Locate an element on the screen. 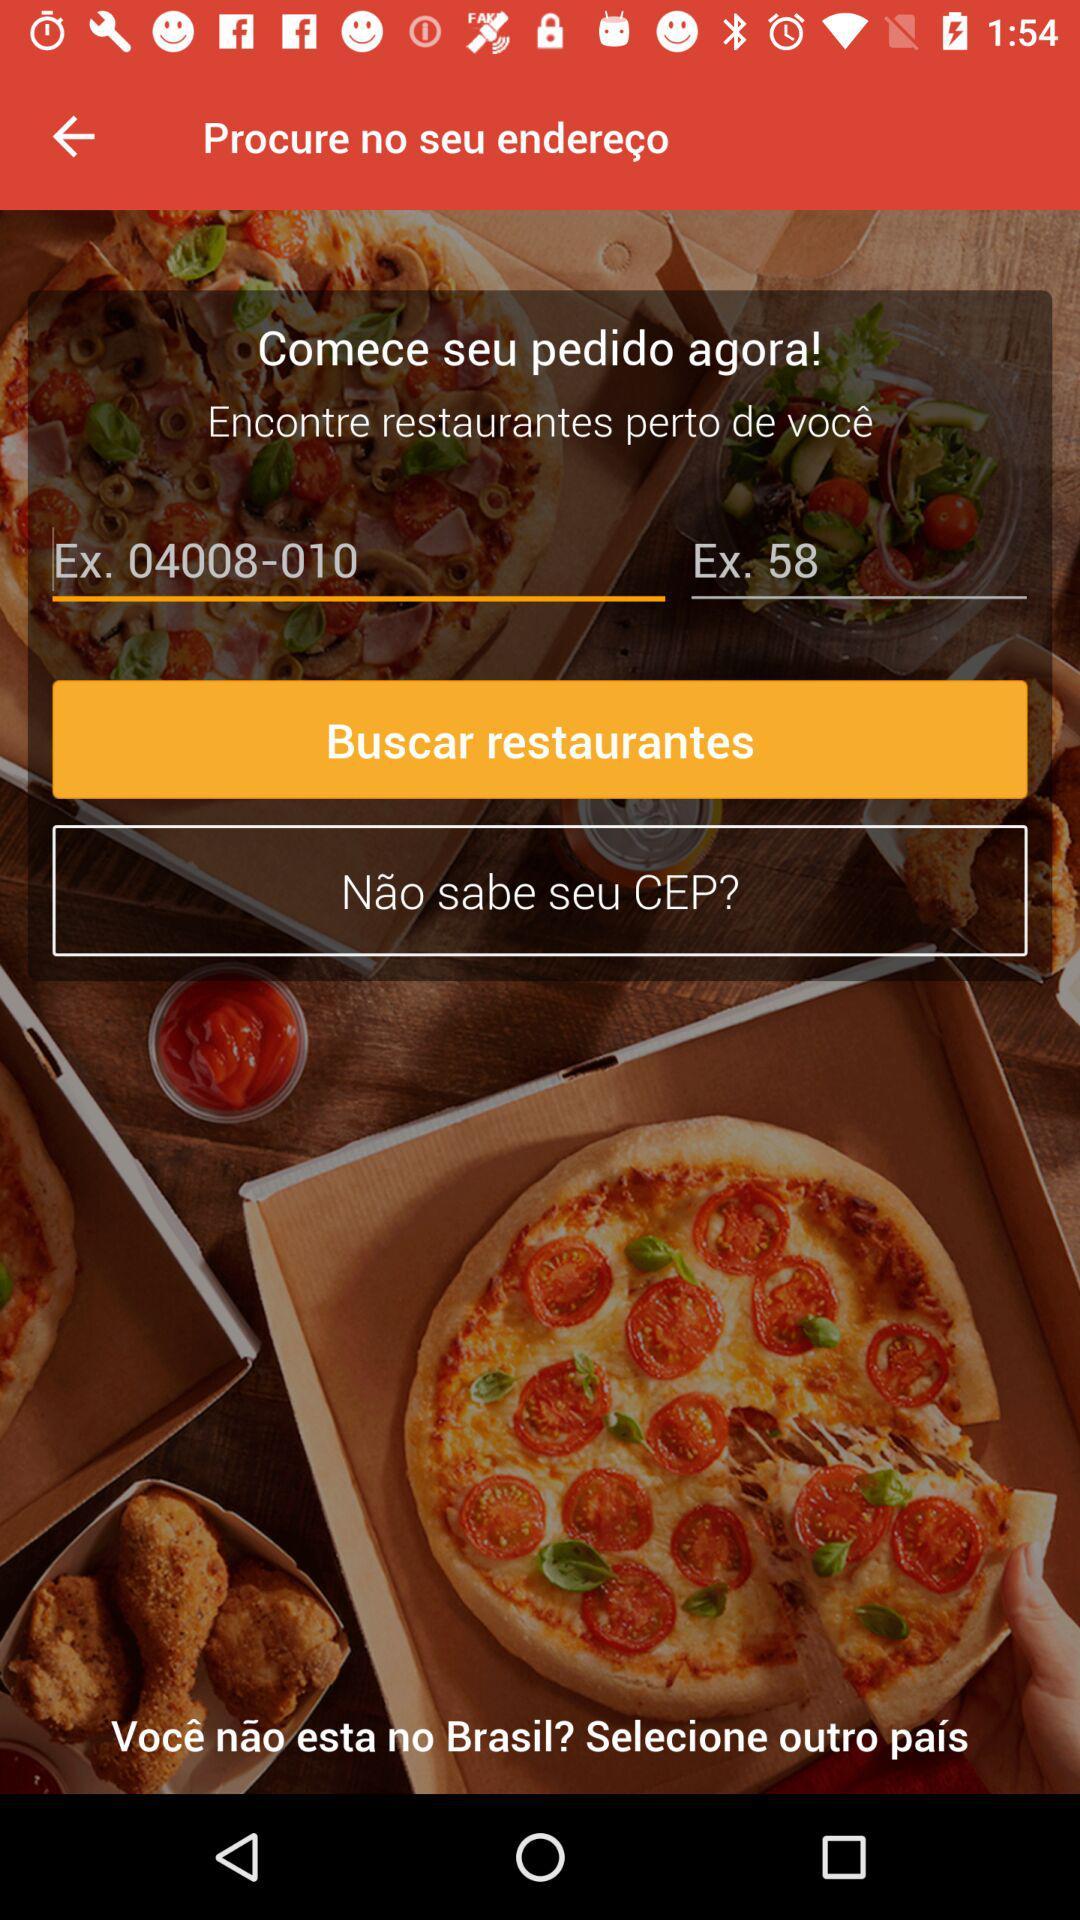 The image size is (1080, 1920). address is located at coordinates (858, 563).